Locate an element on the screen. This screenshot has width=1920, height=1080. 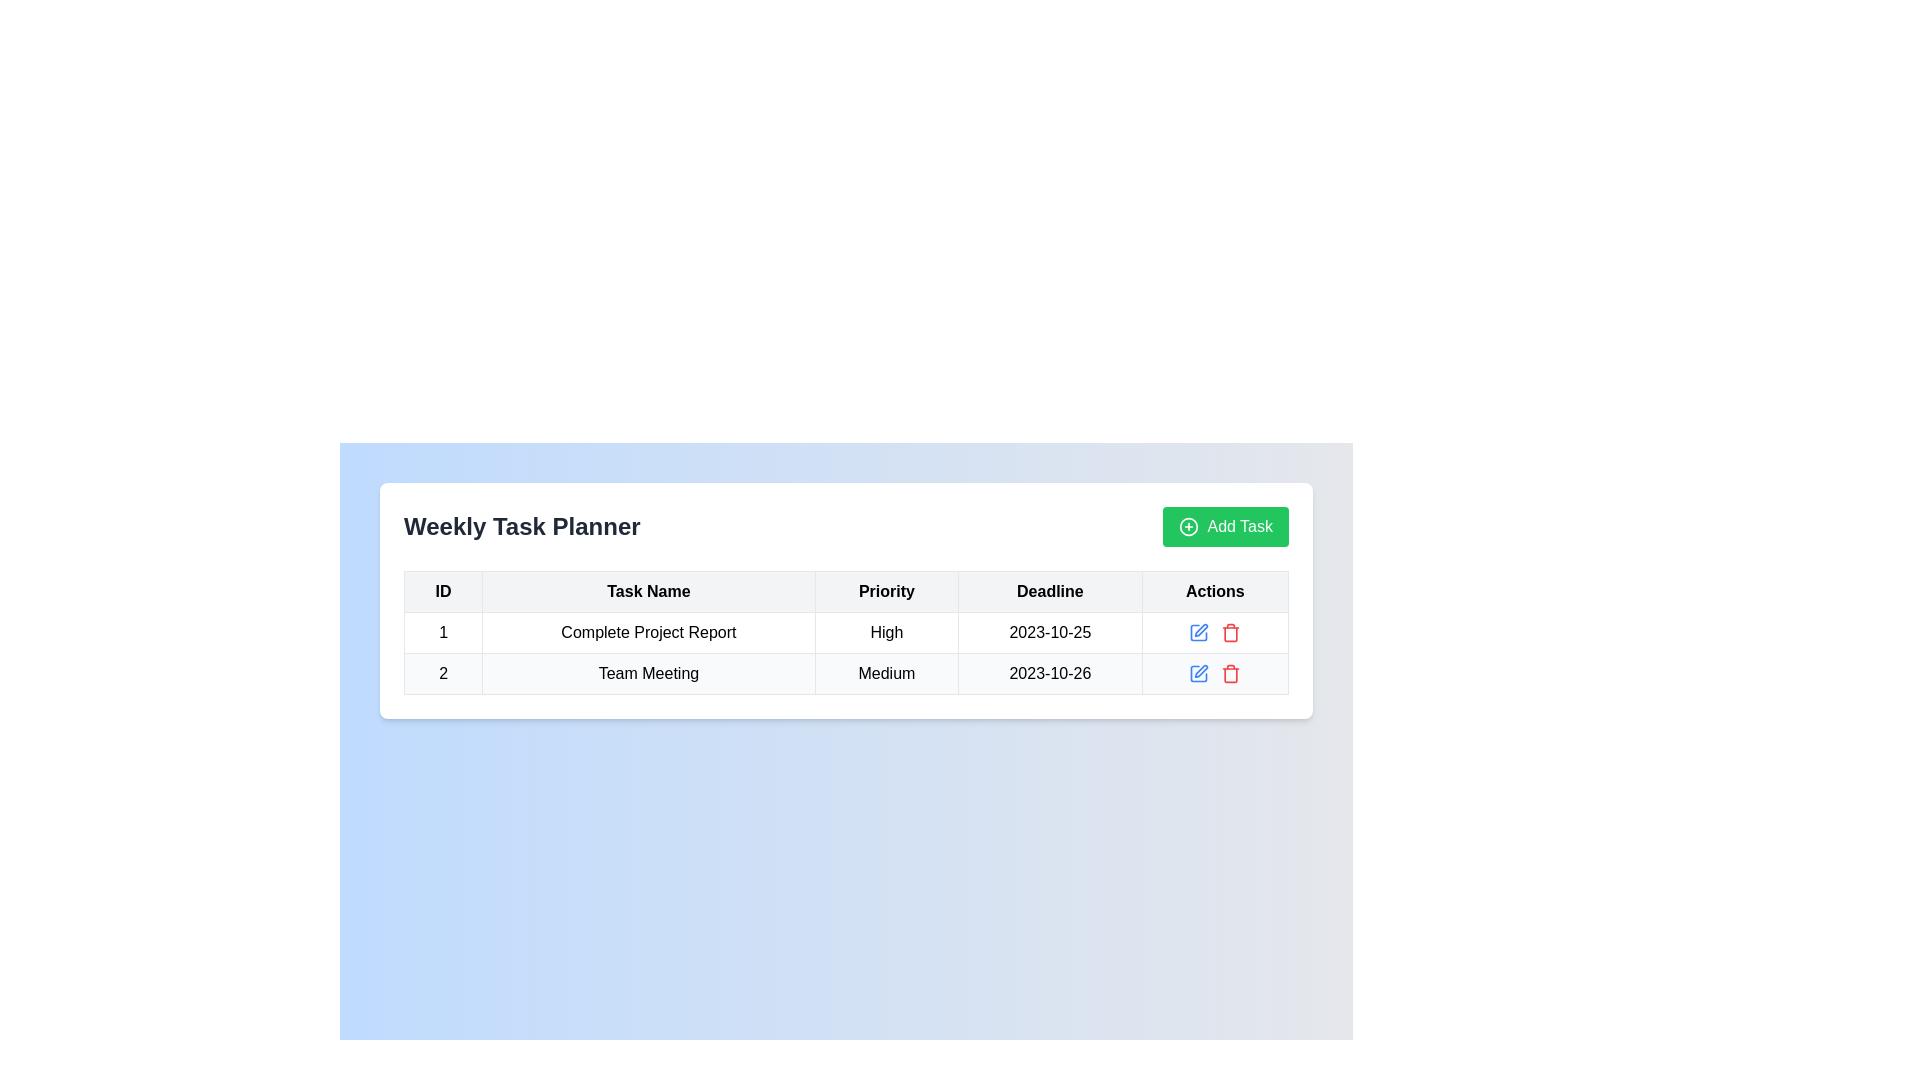
the edit button located in the 'Actions' column of the second row in the table to initiate the edit action is located at coordinates (1199, 674).